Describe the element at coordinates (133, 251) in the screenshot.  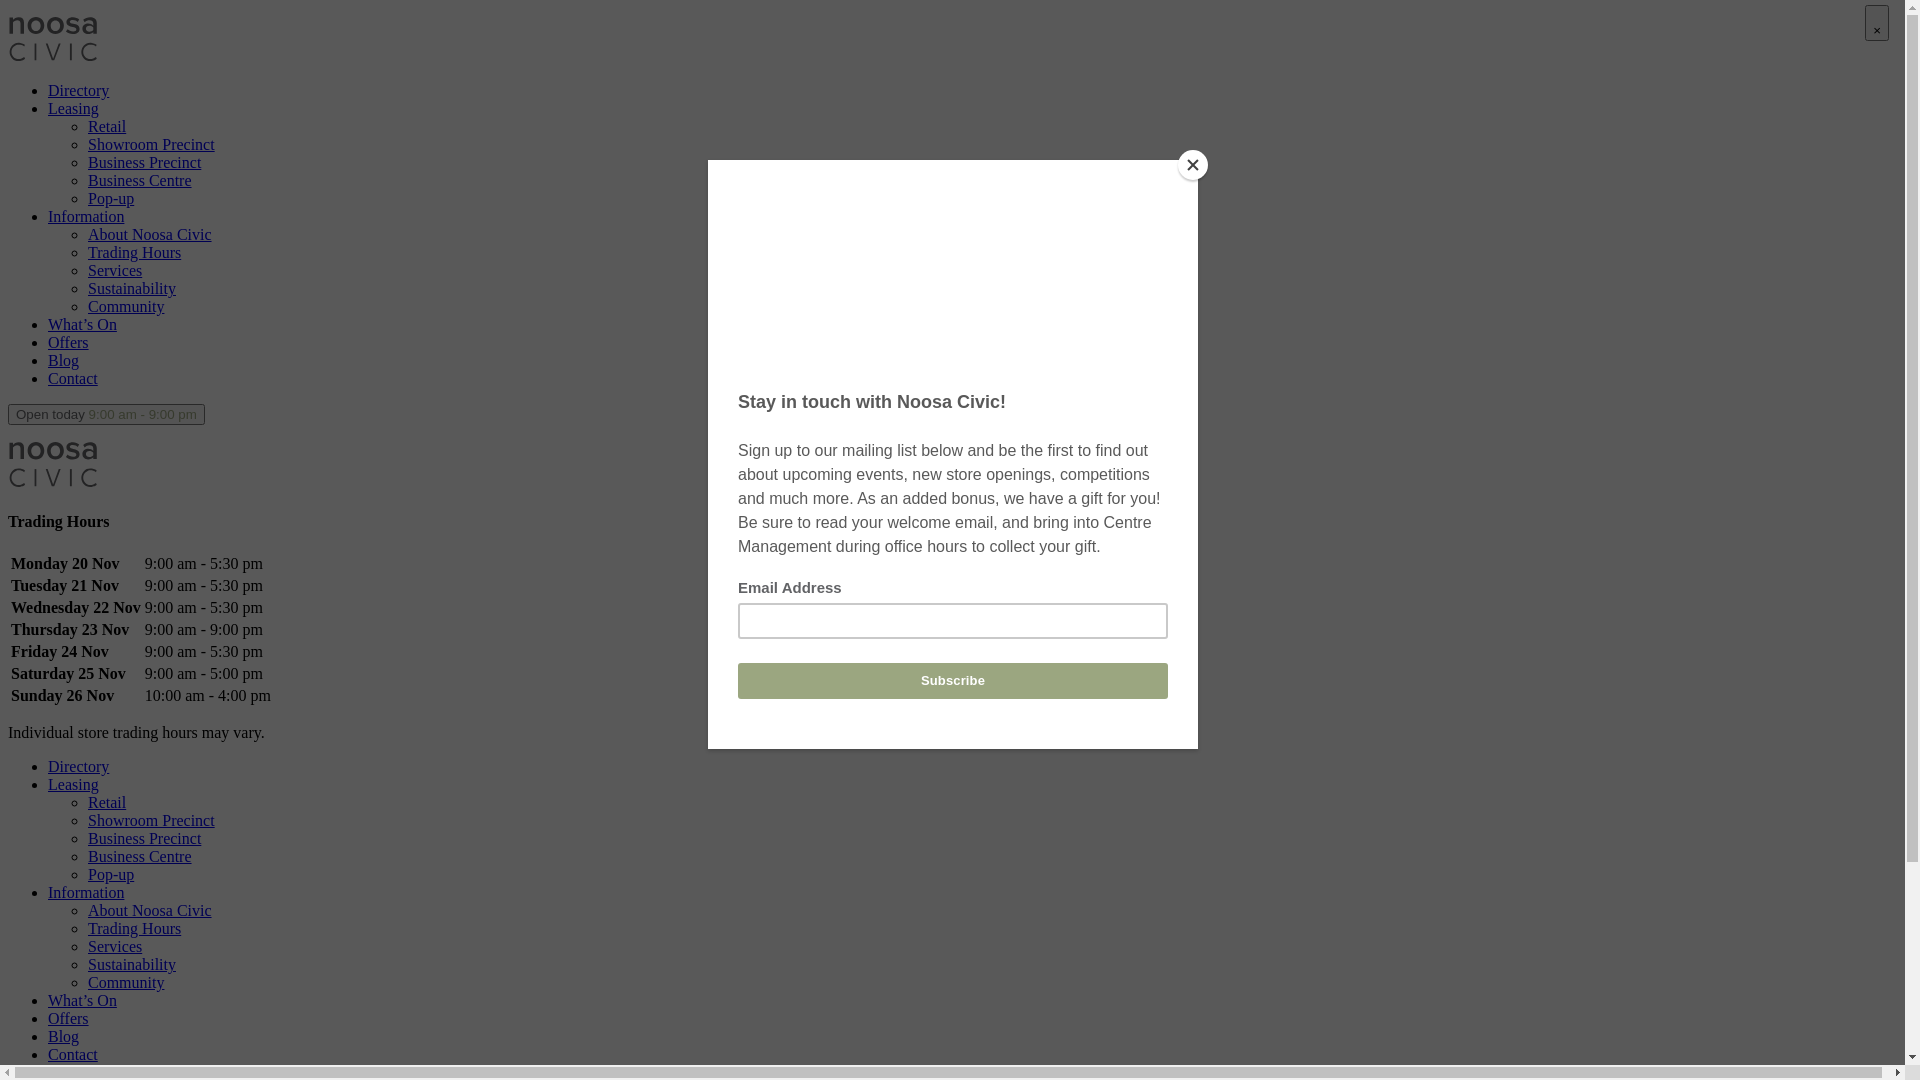
I see `'Trading Hours'` at that location.